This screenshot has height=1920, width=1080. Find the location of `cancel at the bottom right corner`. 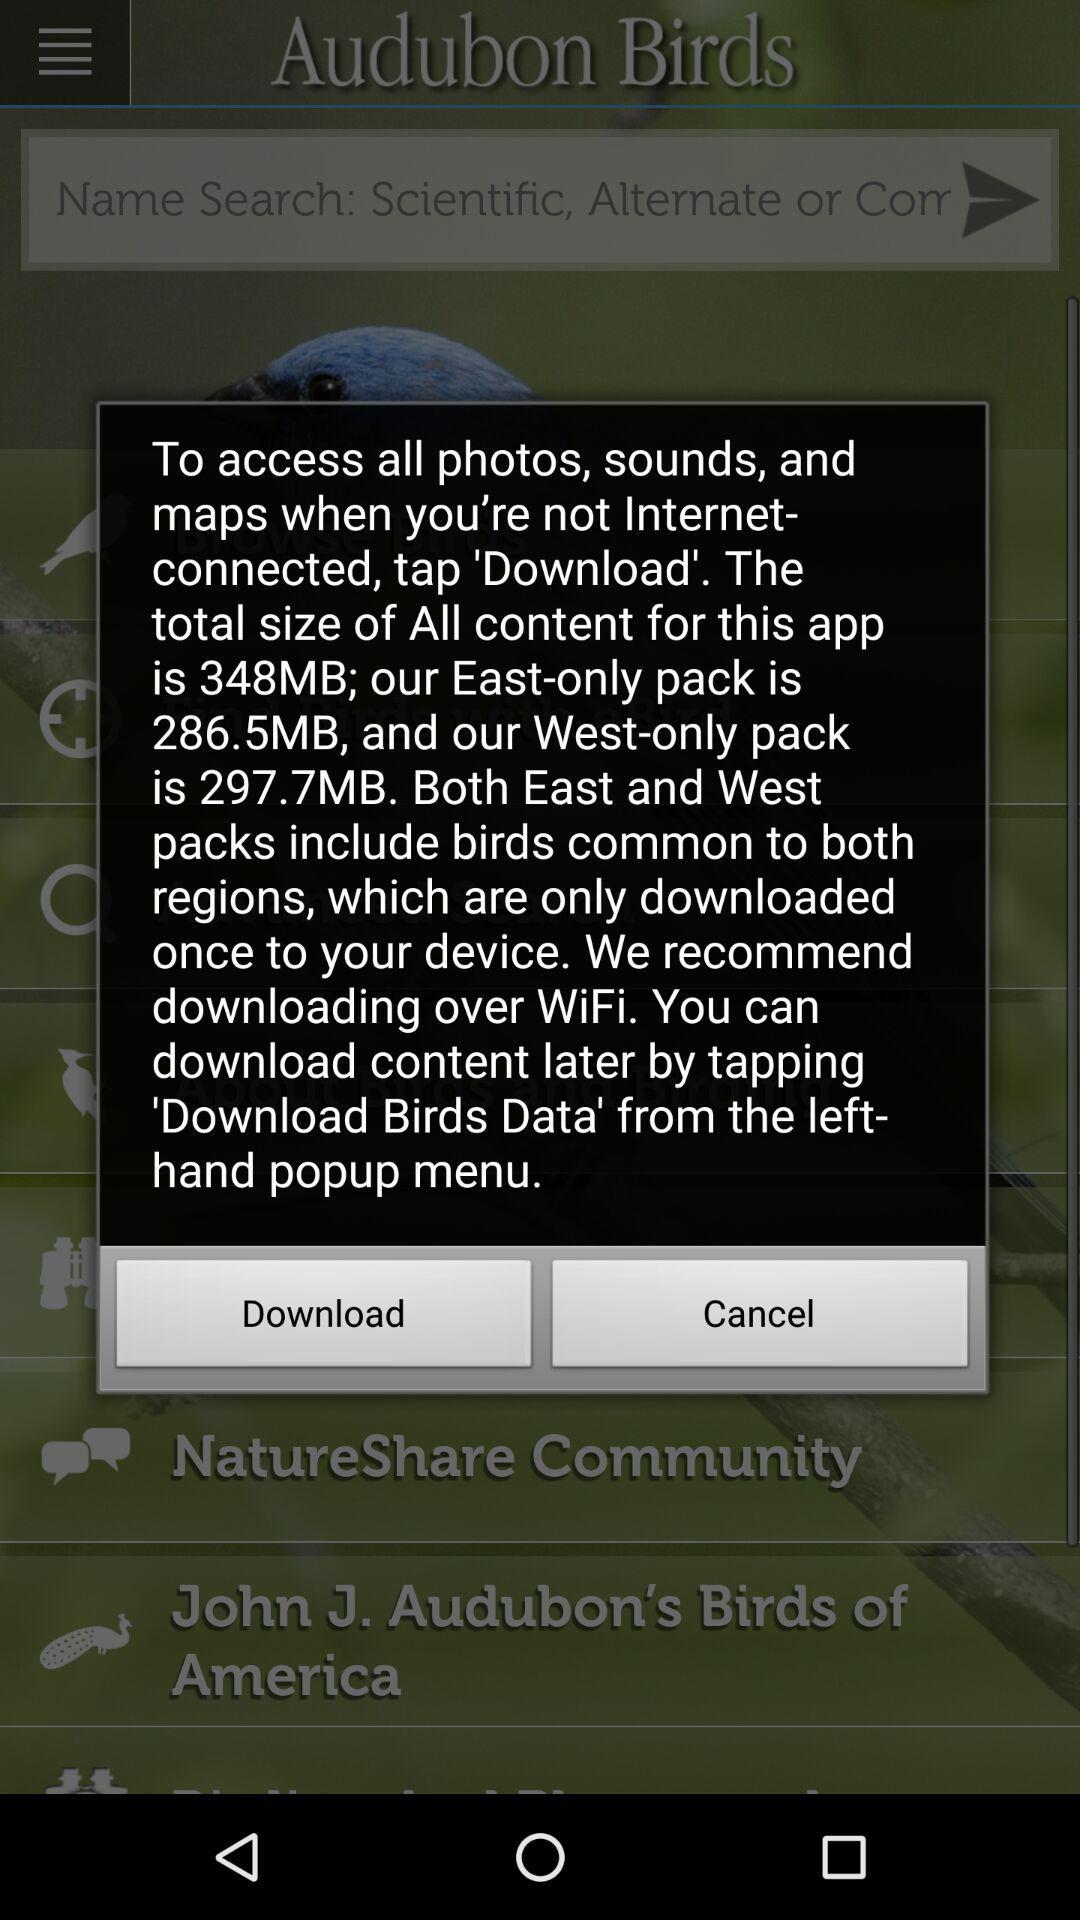

cancel at the bottom right corner is located at coordinates (760, 1319).